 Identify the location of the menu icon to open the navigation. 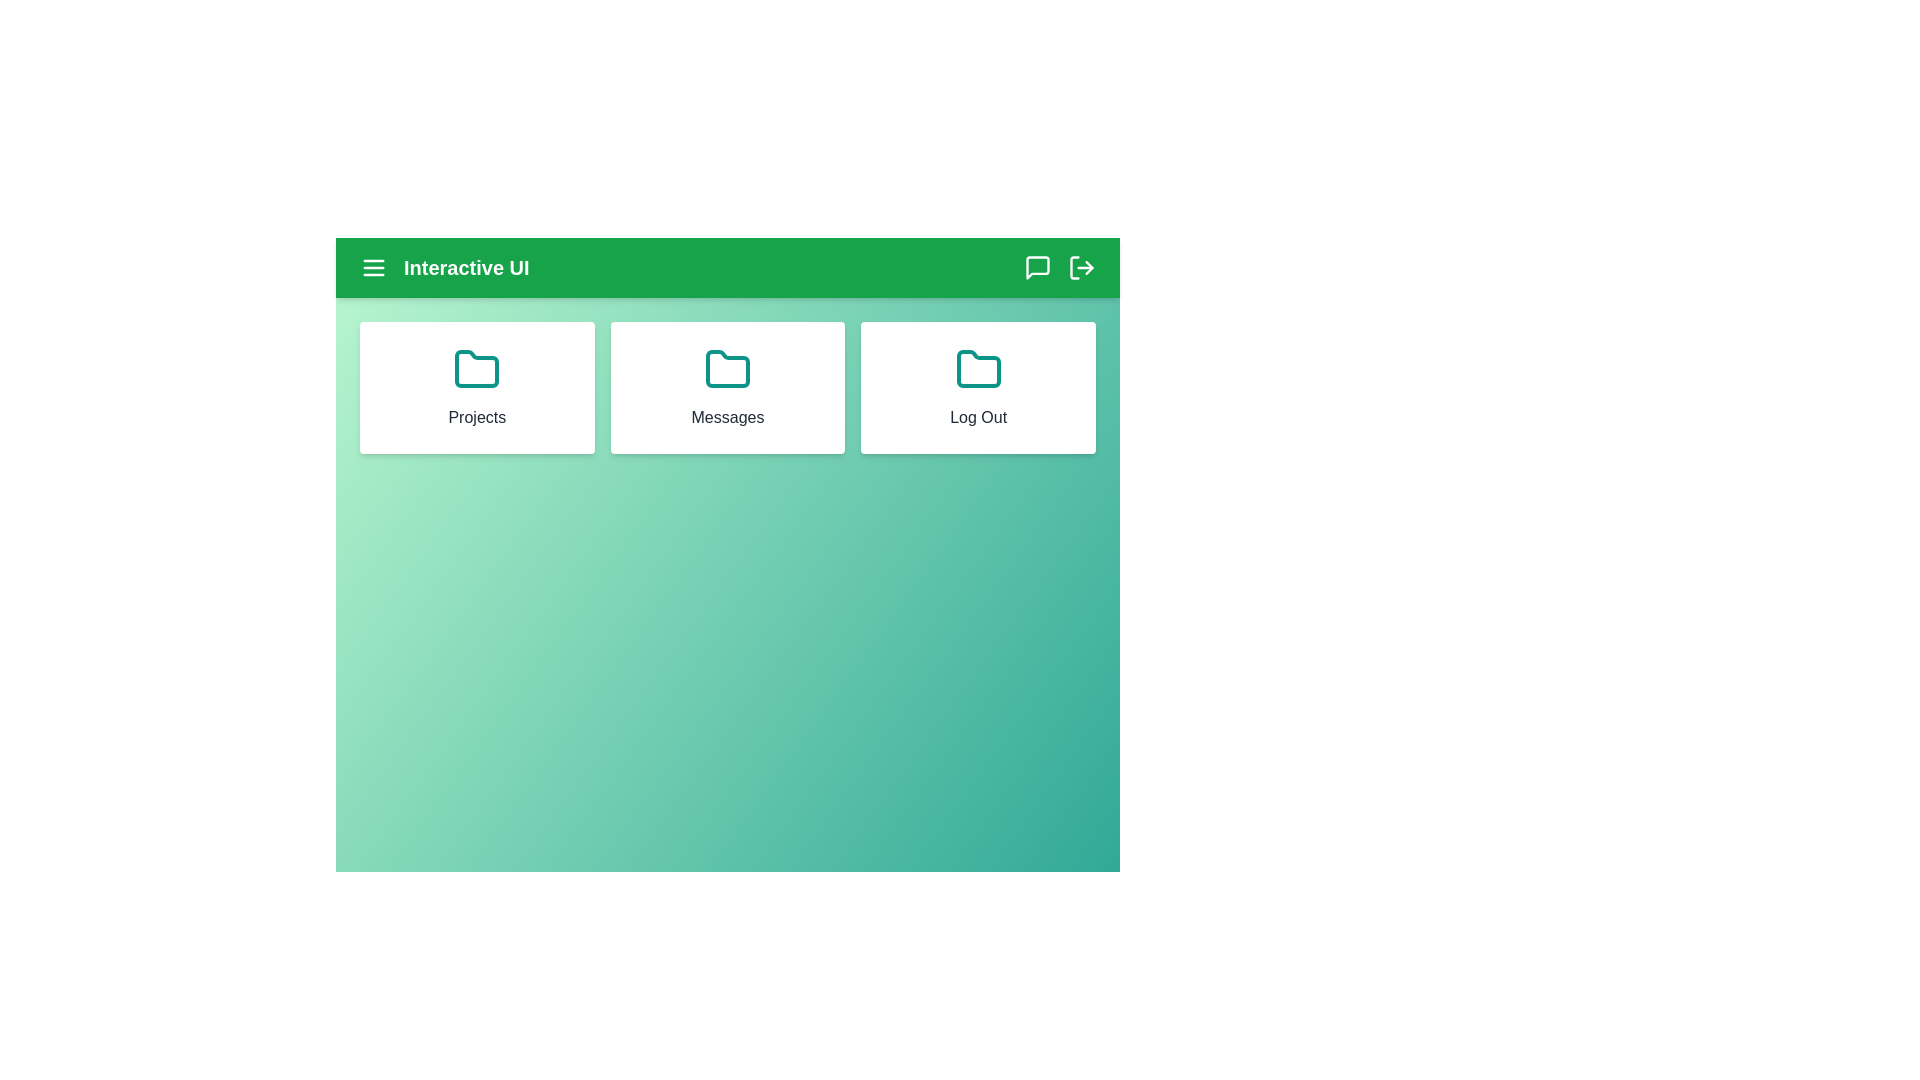
(374, 266).